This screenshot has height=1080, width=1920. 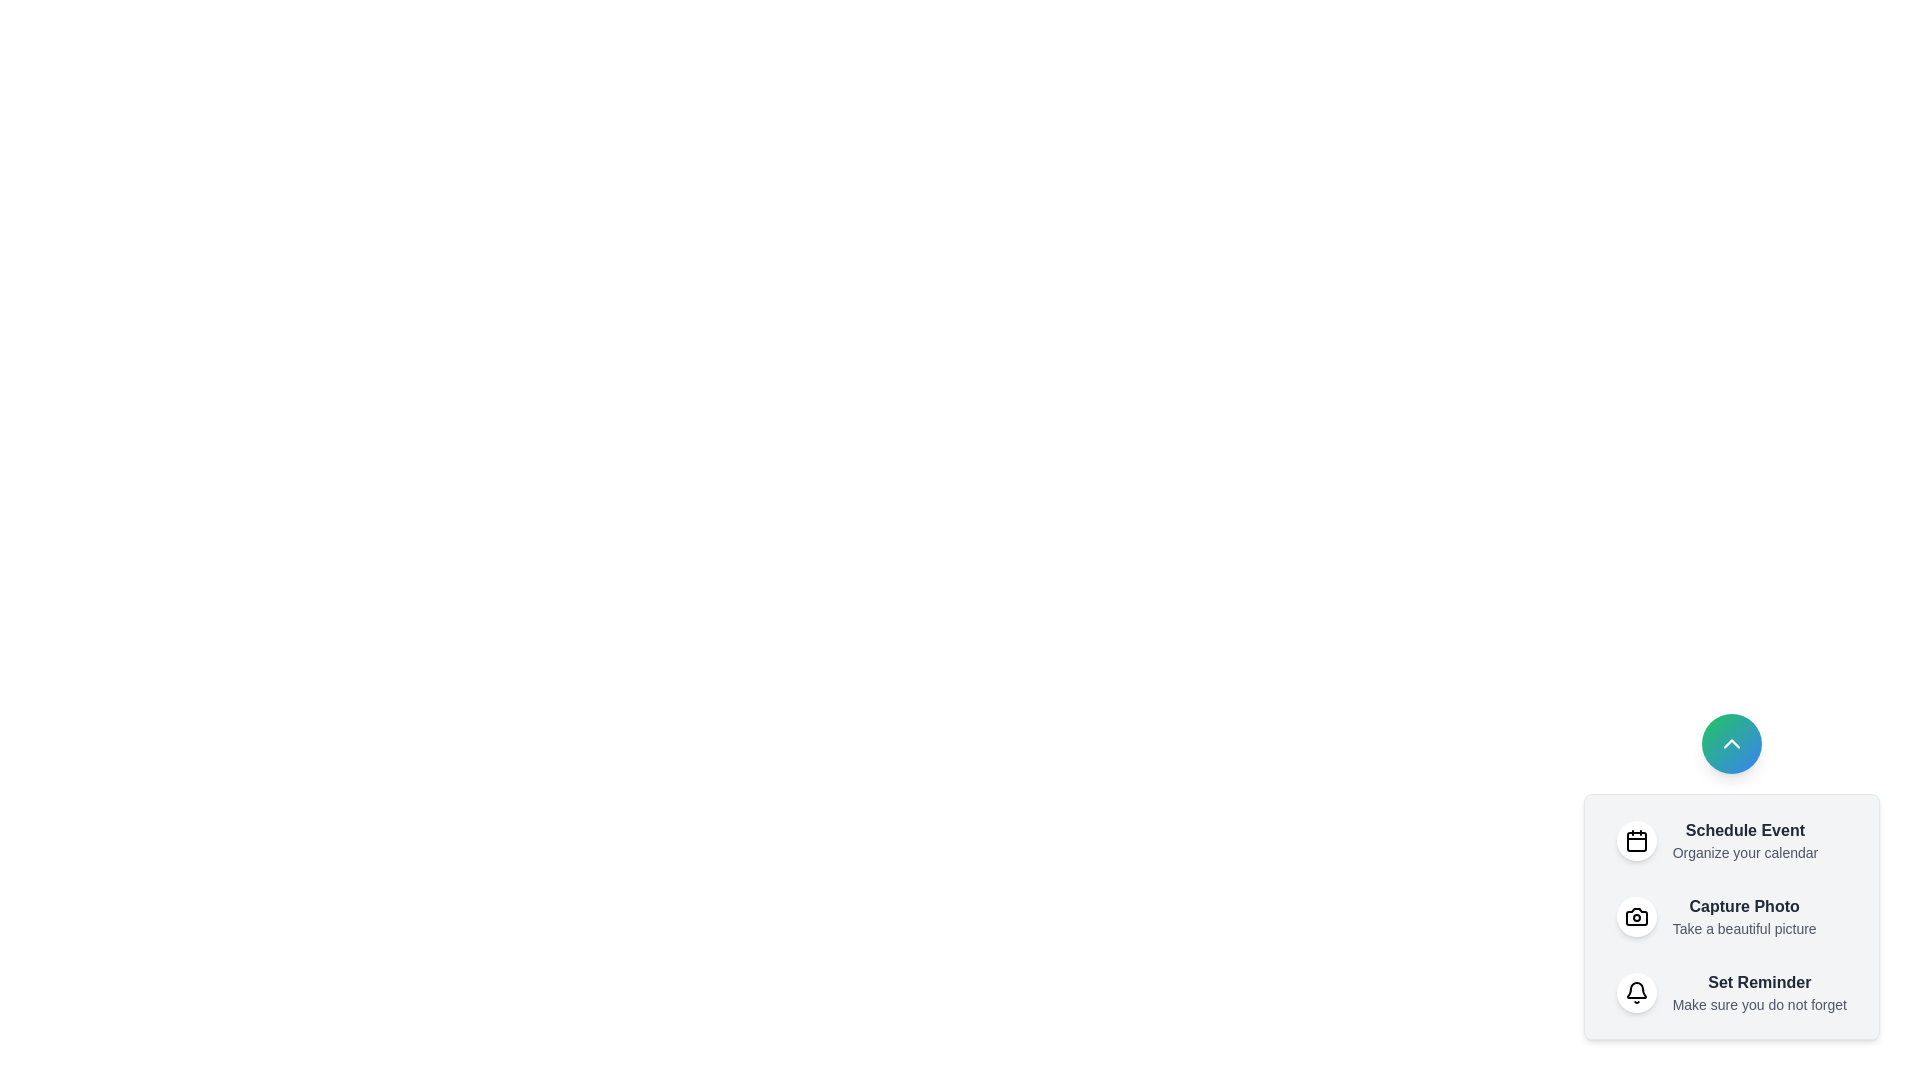 I want to click on the 'Schedule Event' button to organize the calendar, so click(x=1730, y=840).